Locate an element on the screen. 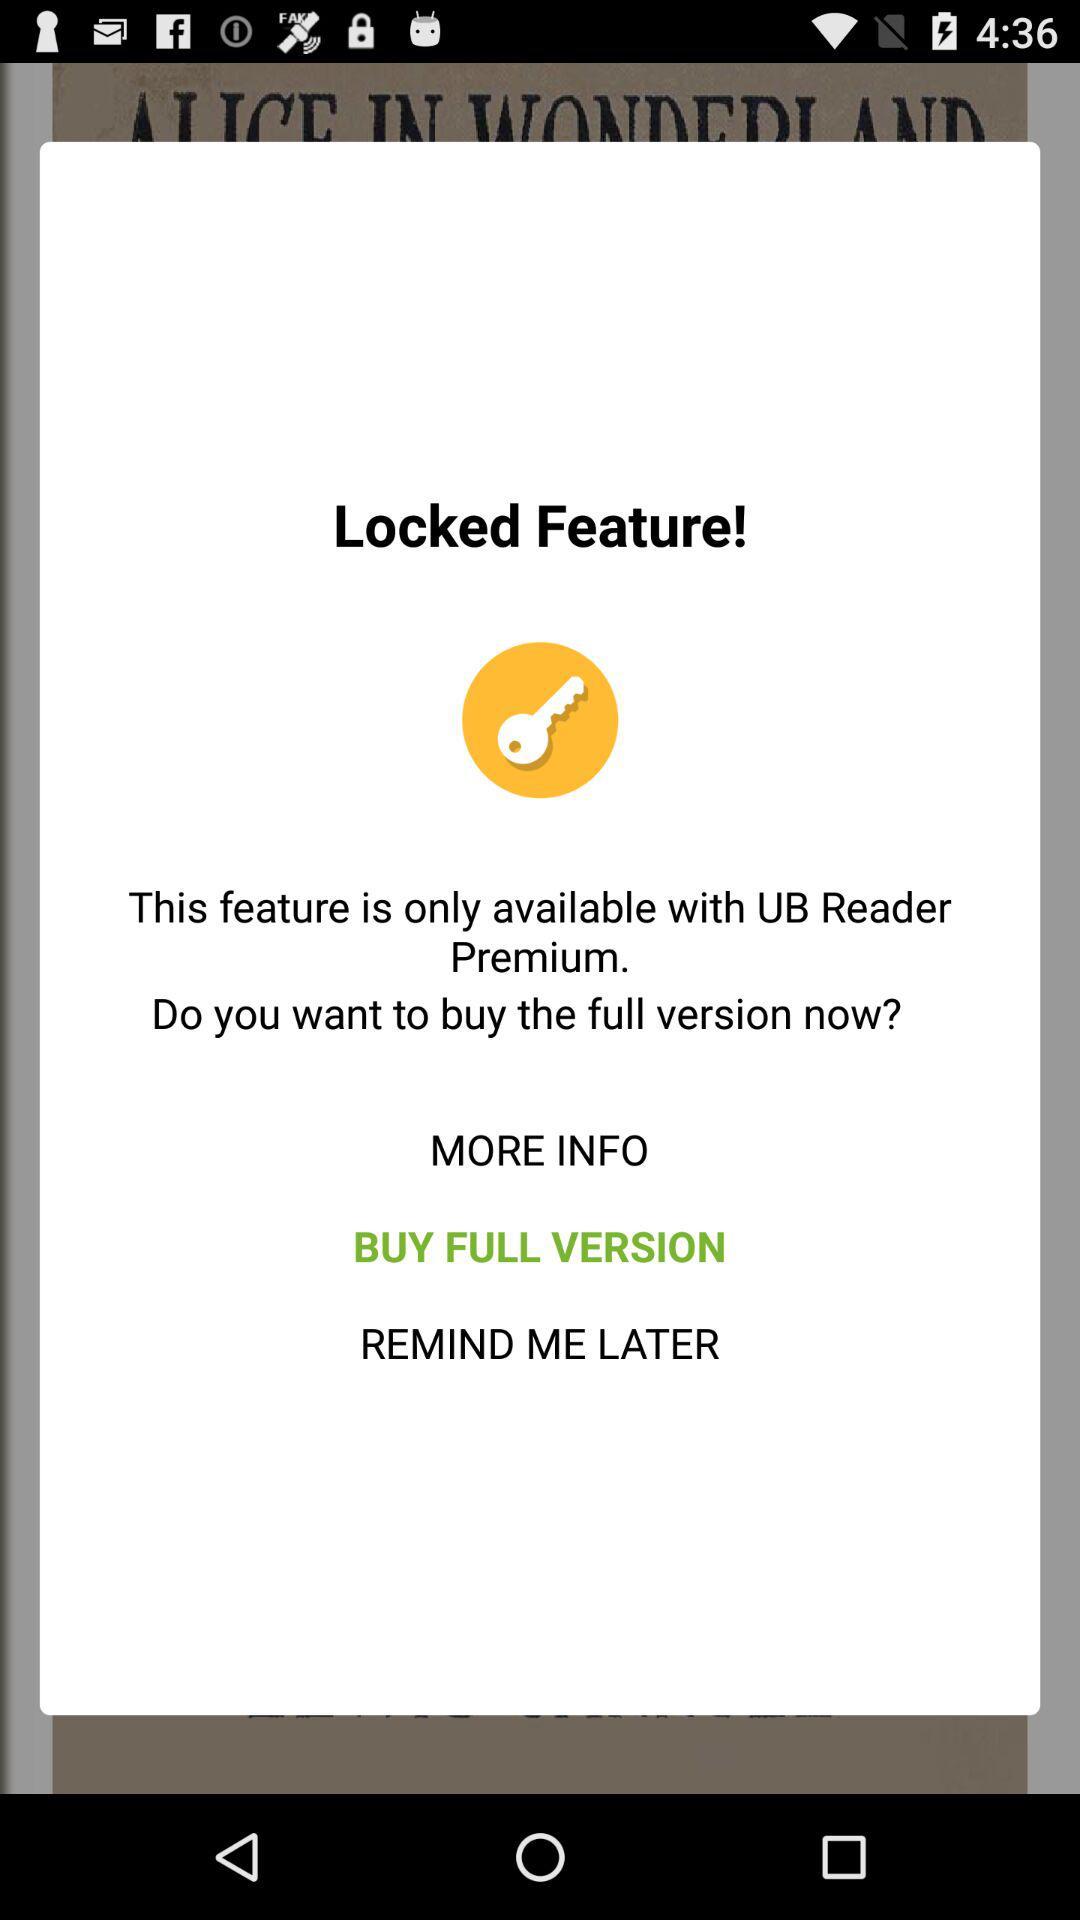 Image resolution: width=1080 pixels, height=1920 pixels. remind me later at the bottom is located at coordinates (538, 1342).